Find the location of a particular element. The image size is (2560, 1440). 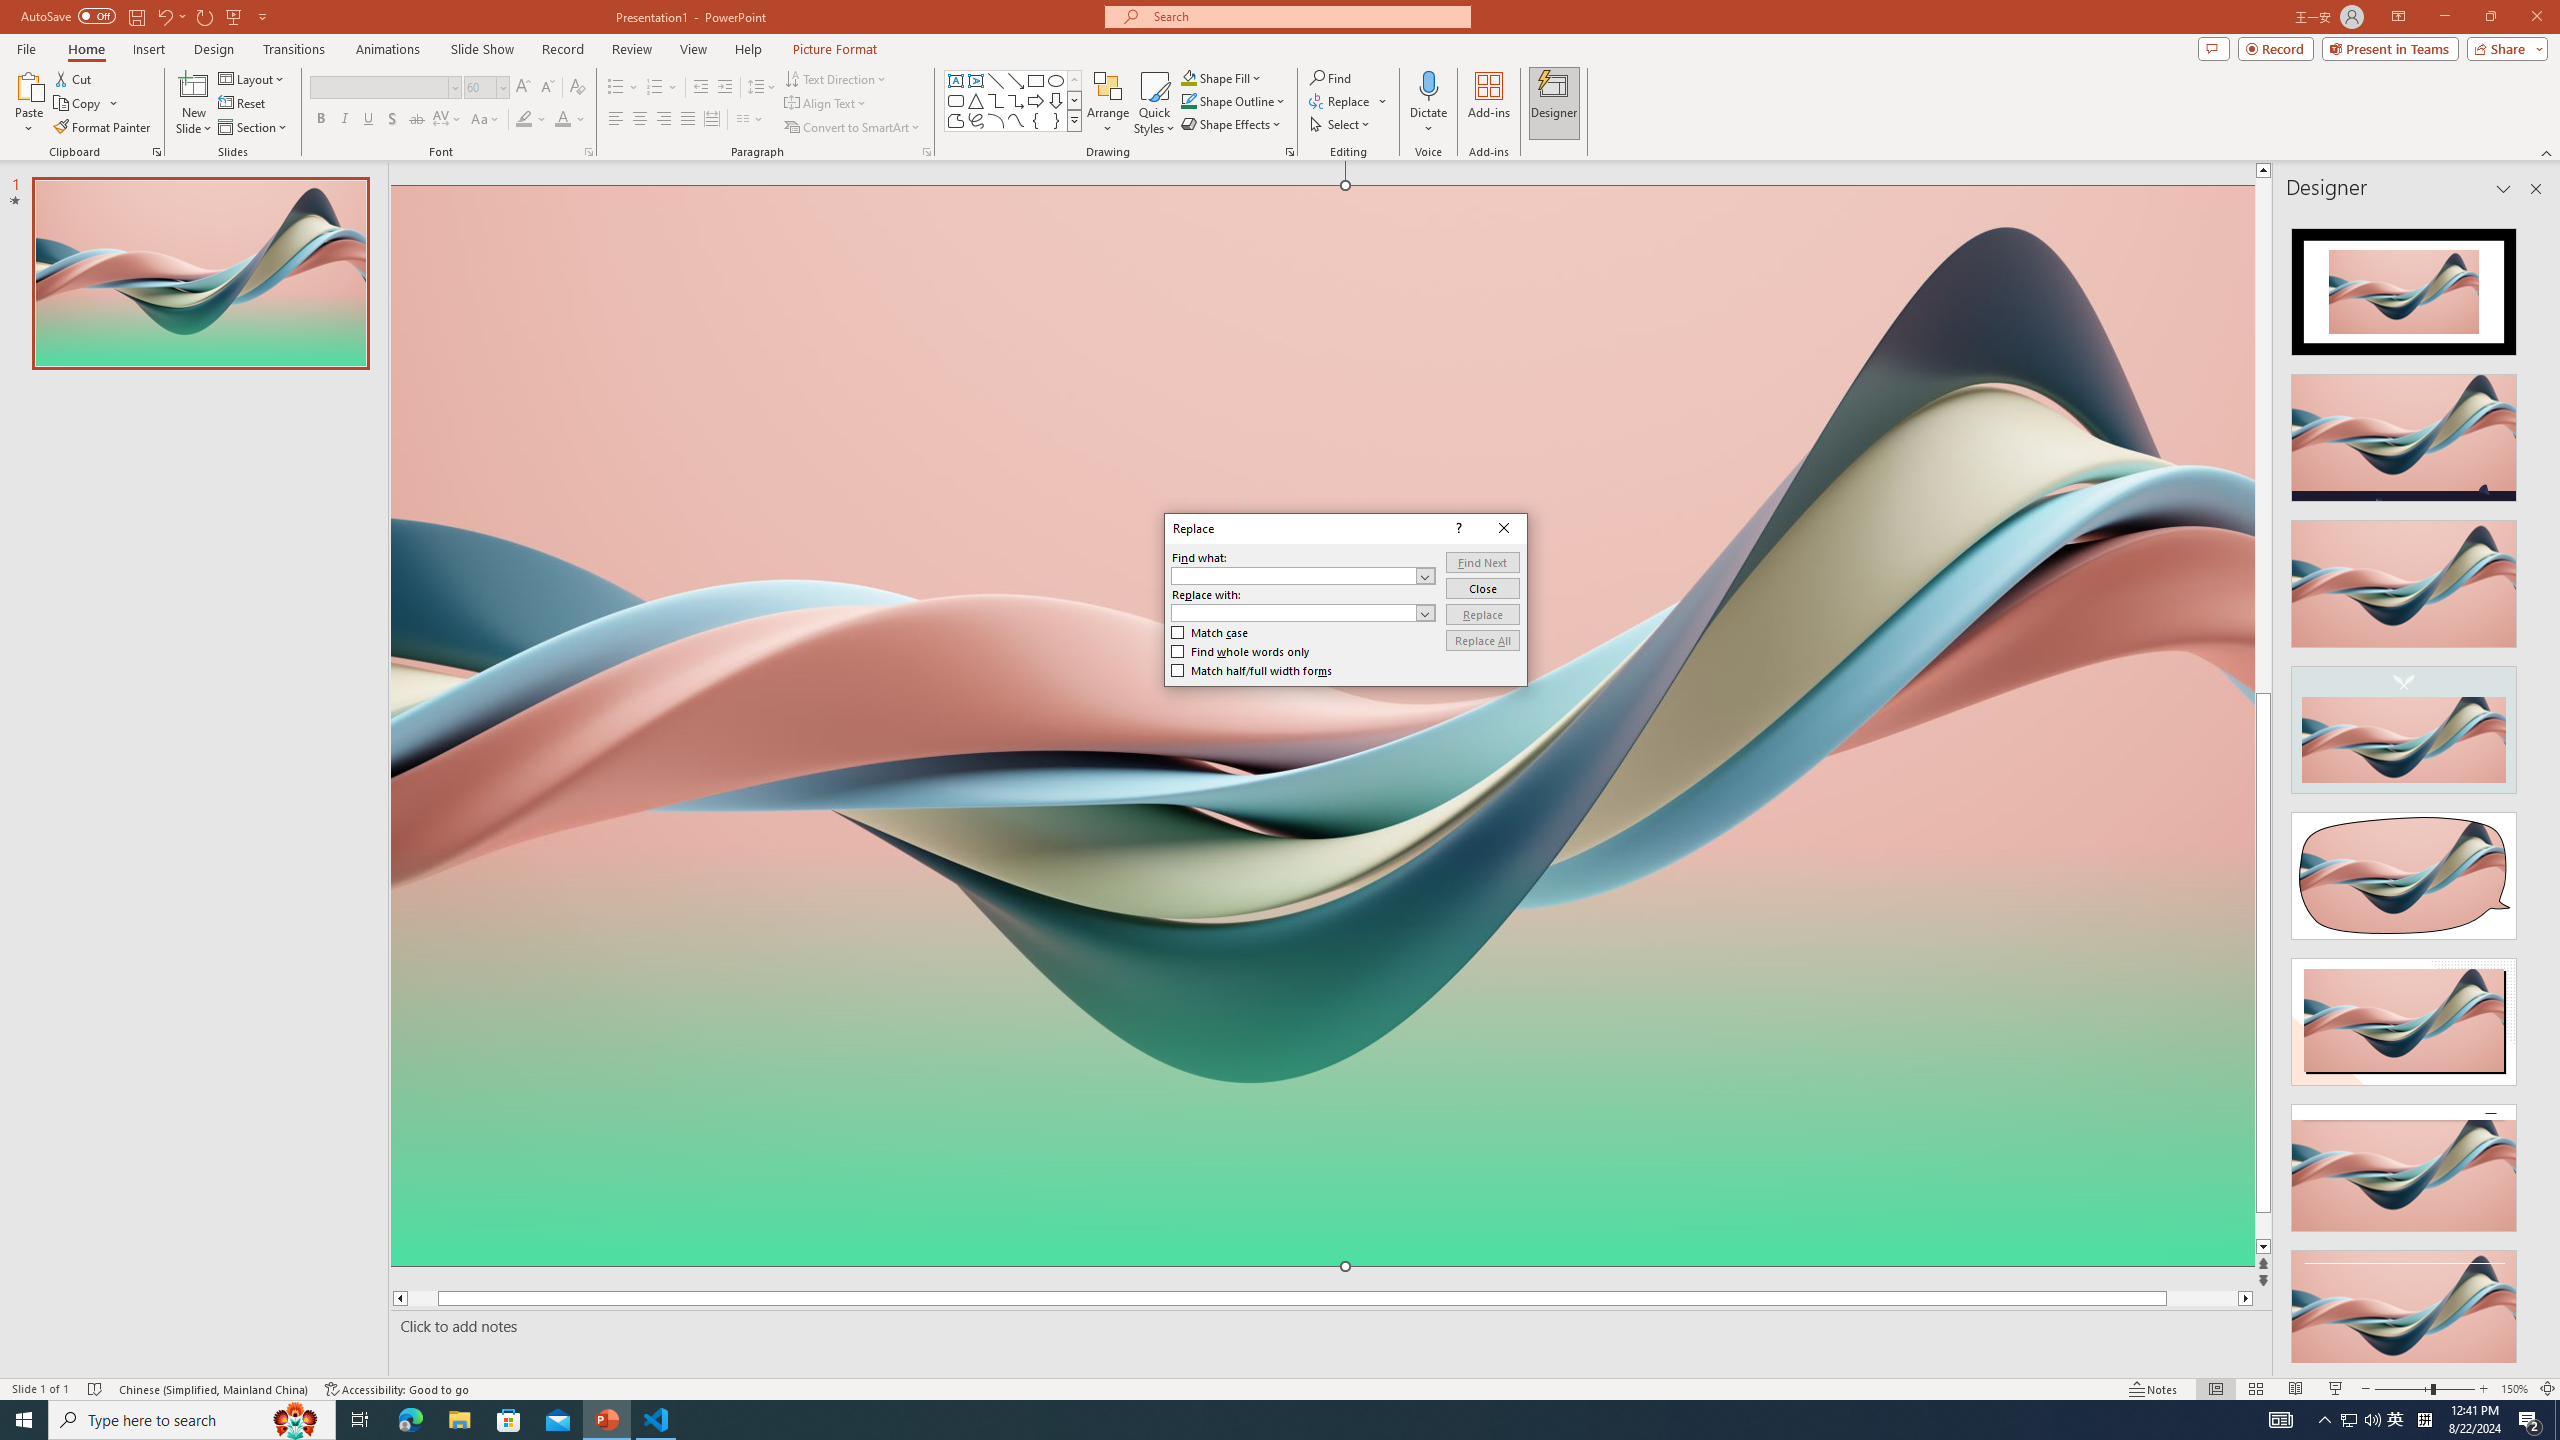

'Find what' is located at coordinates (1293, 575).